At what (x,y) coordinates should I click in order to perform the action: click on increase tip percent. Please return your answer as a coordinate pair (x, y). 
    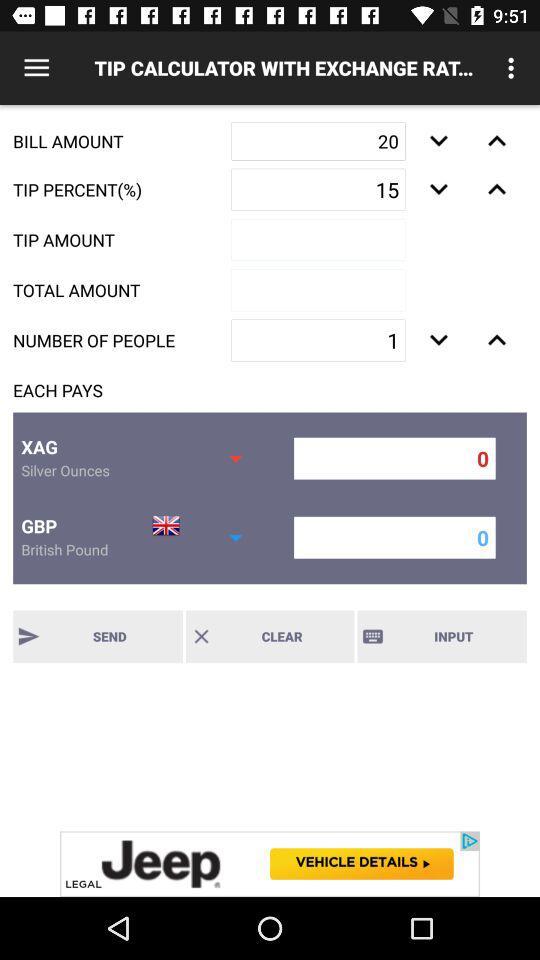
    Looking at the image, I should click on (496, 189).